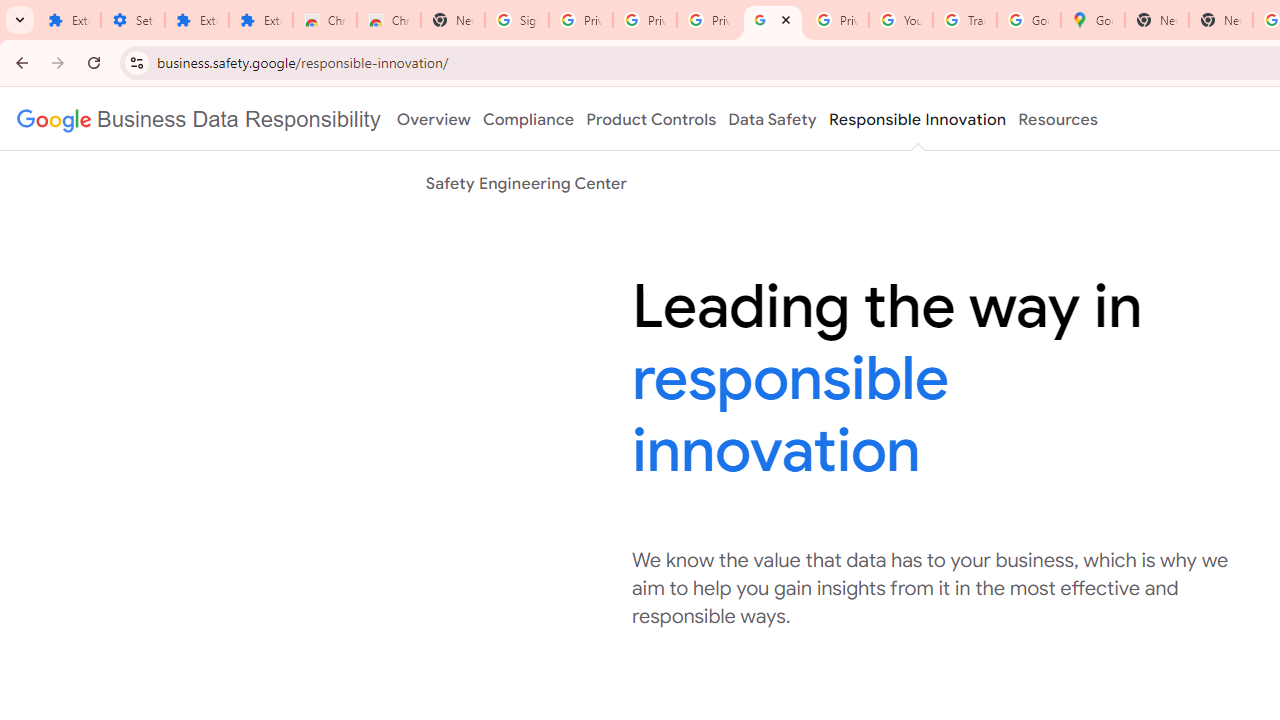 Image resolution: width=1280 pixels, height=720 pixels. Describe the element at coordinates (771, 119) in the screenshot. I see `'Data Safety'` at that location.